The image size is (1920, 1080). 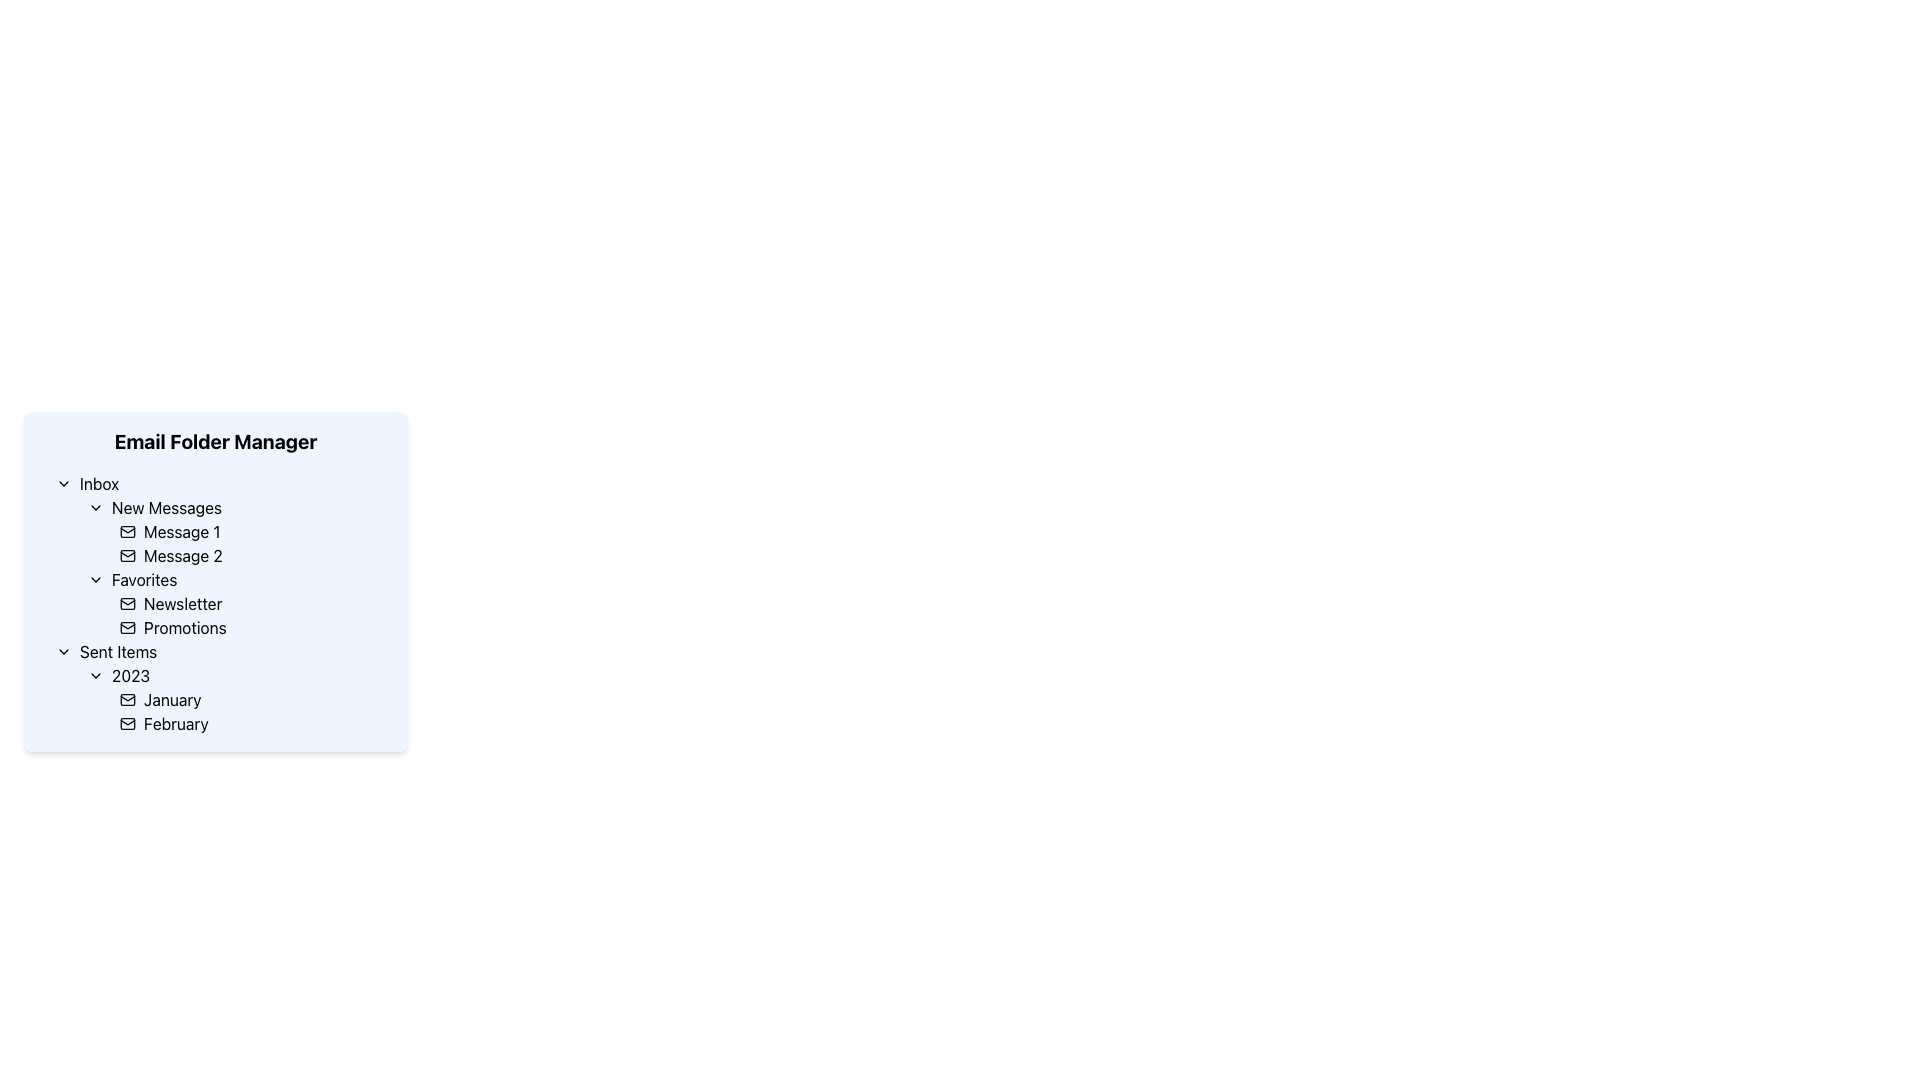 What do you see at coordinates (95, 579) in the screenshot?
I see `the downward pointing chevron toggle icon located to the left of the 'Favorites' text in the email folder manager UI` at bounding box center [95, 579].